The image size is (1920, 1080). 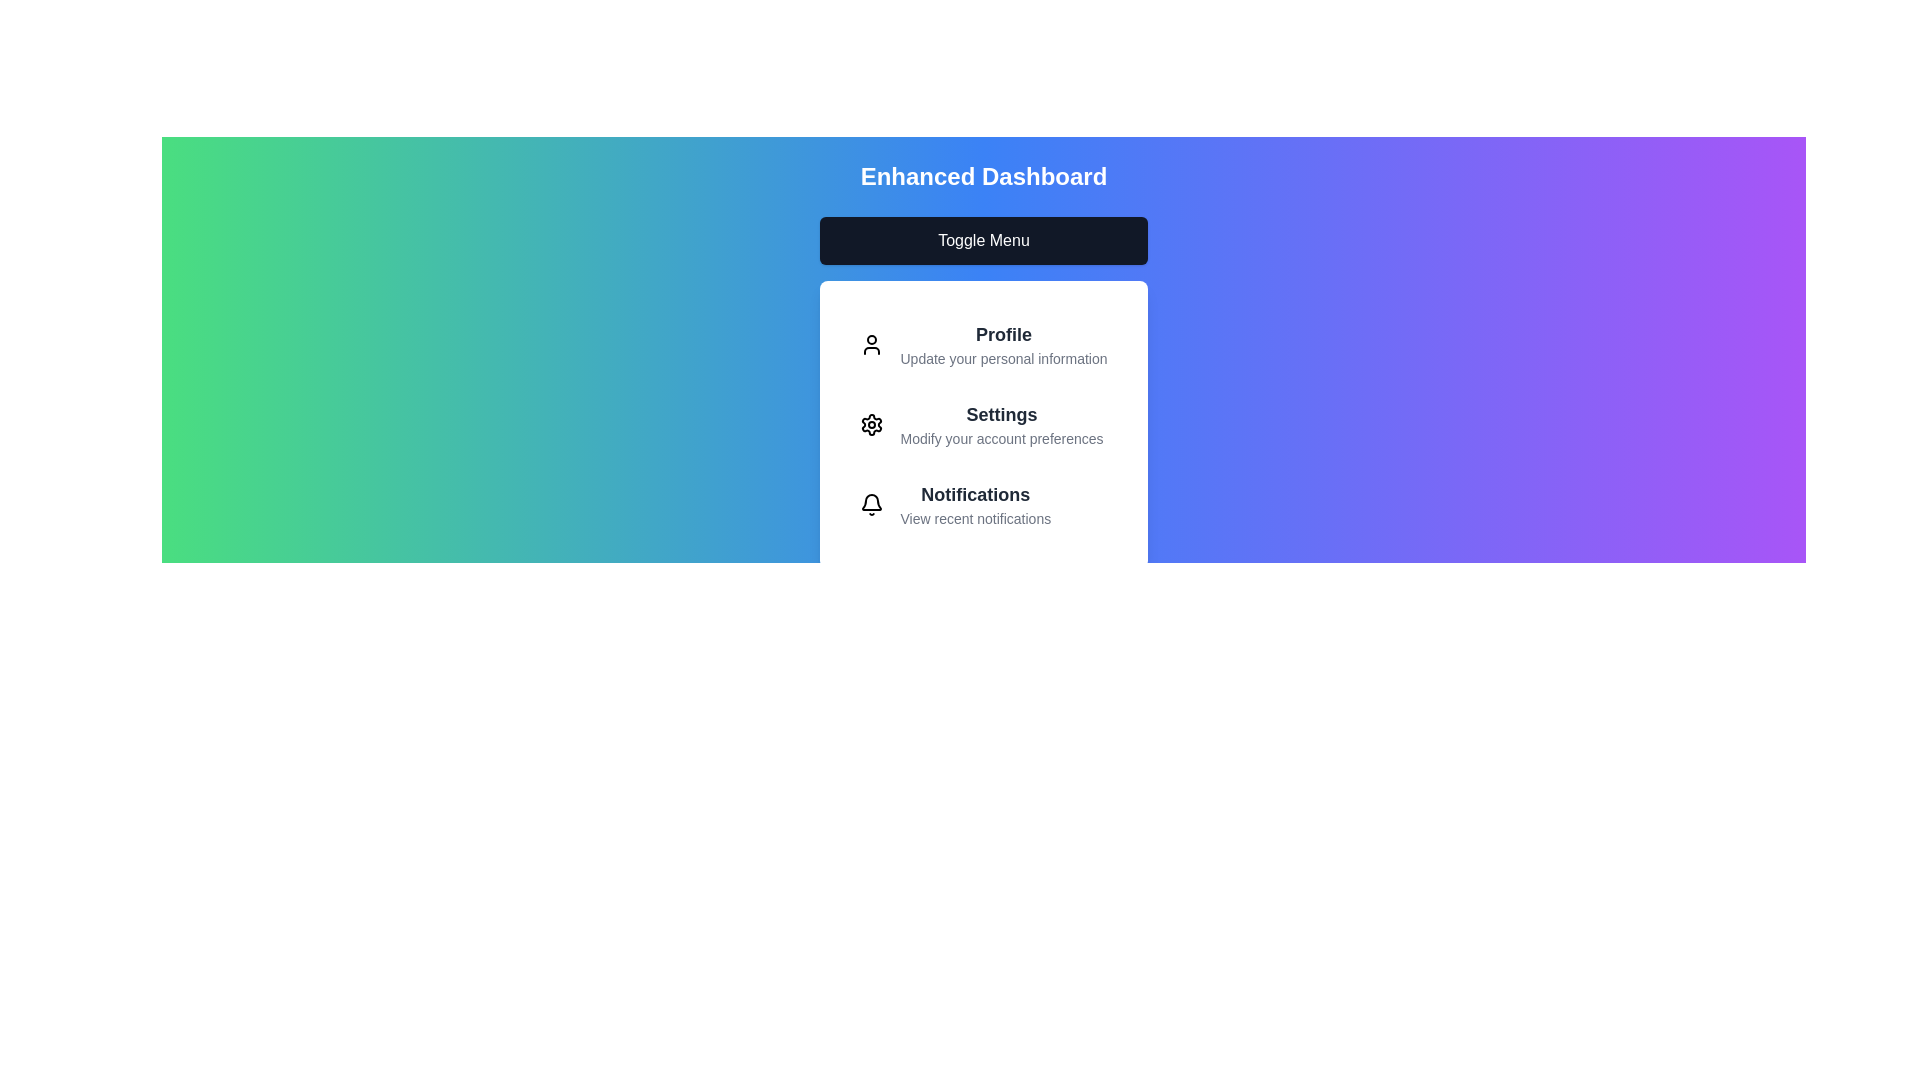 What do you see at coordinates (1002, 423) in the screenshot?
I see `the 'Settings' menu item to trigger its associated action` at bounding box center [1002, 423].